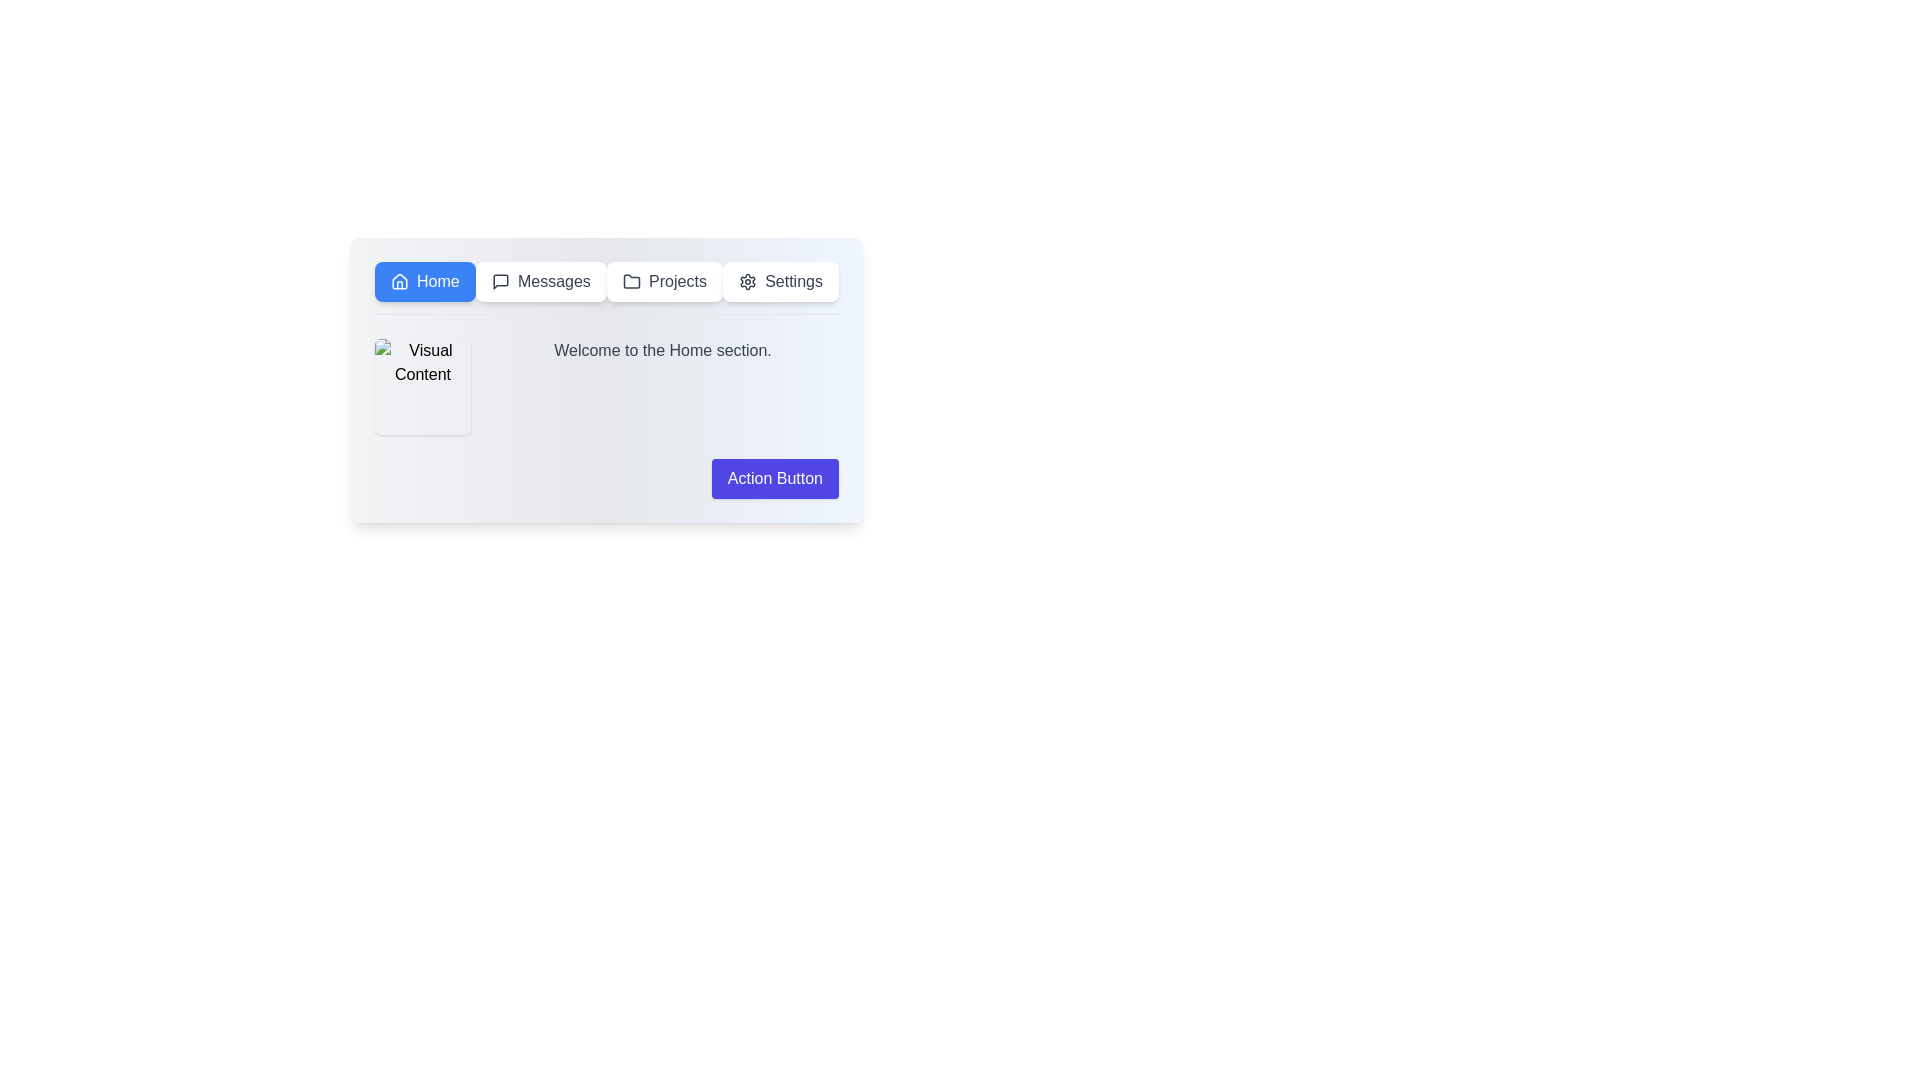  Describe the element at coordinates (631, 281) in the screenshot. I see `the 'Projects' icon located in the menu bar, which serves as the identifier for the 'Projects' section of the interface` at that location.